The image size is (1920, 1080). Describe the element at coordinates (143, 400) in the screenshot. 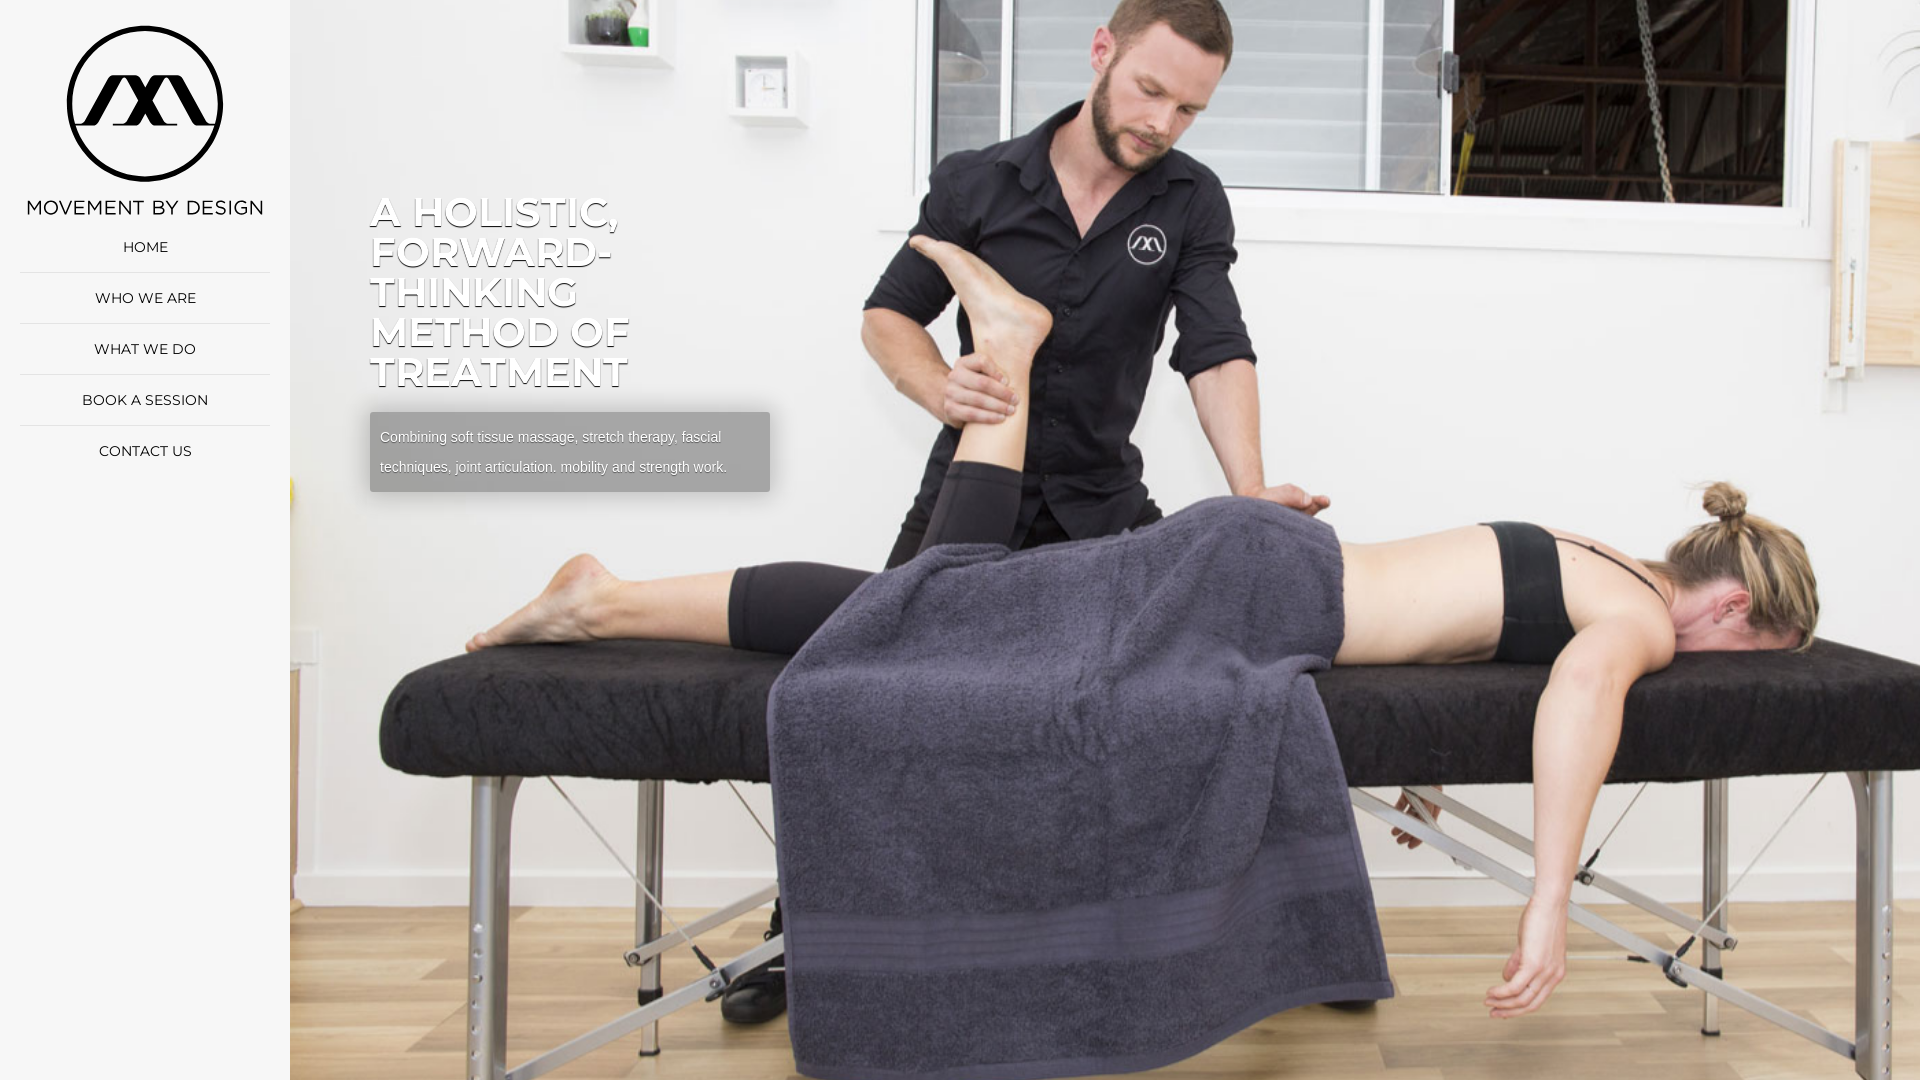

I see `'BOOK A SESSION'` at that location.